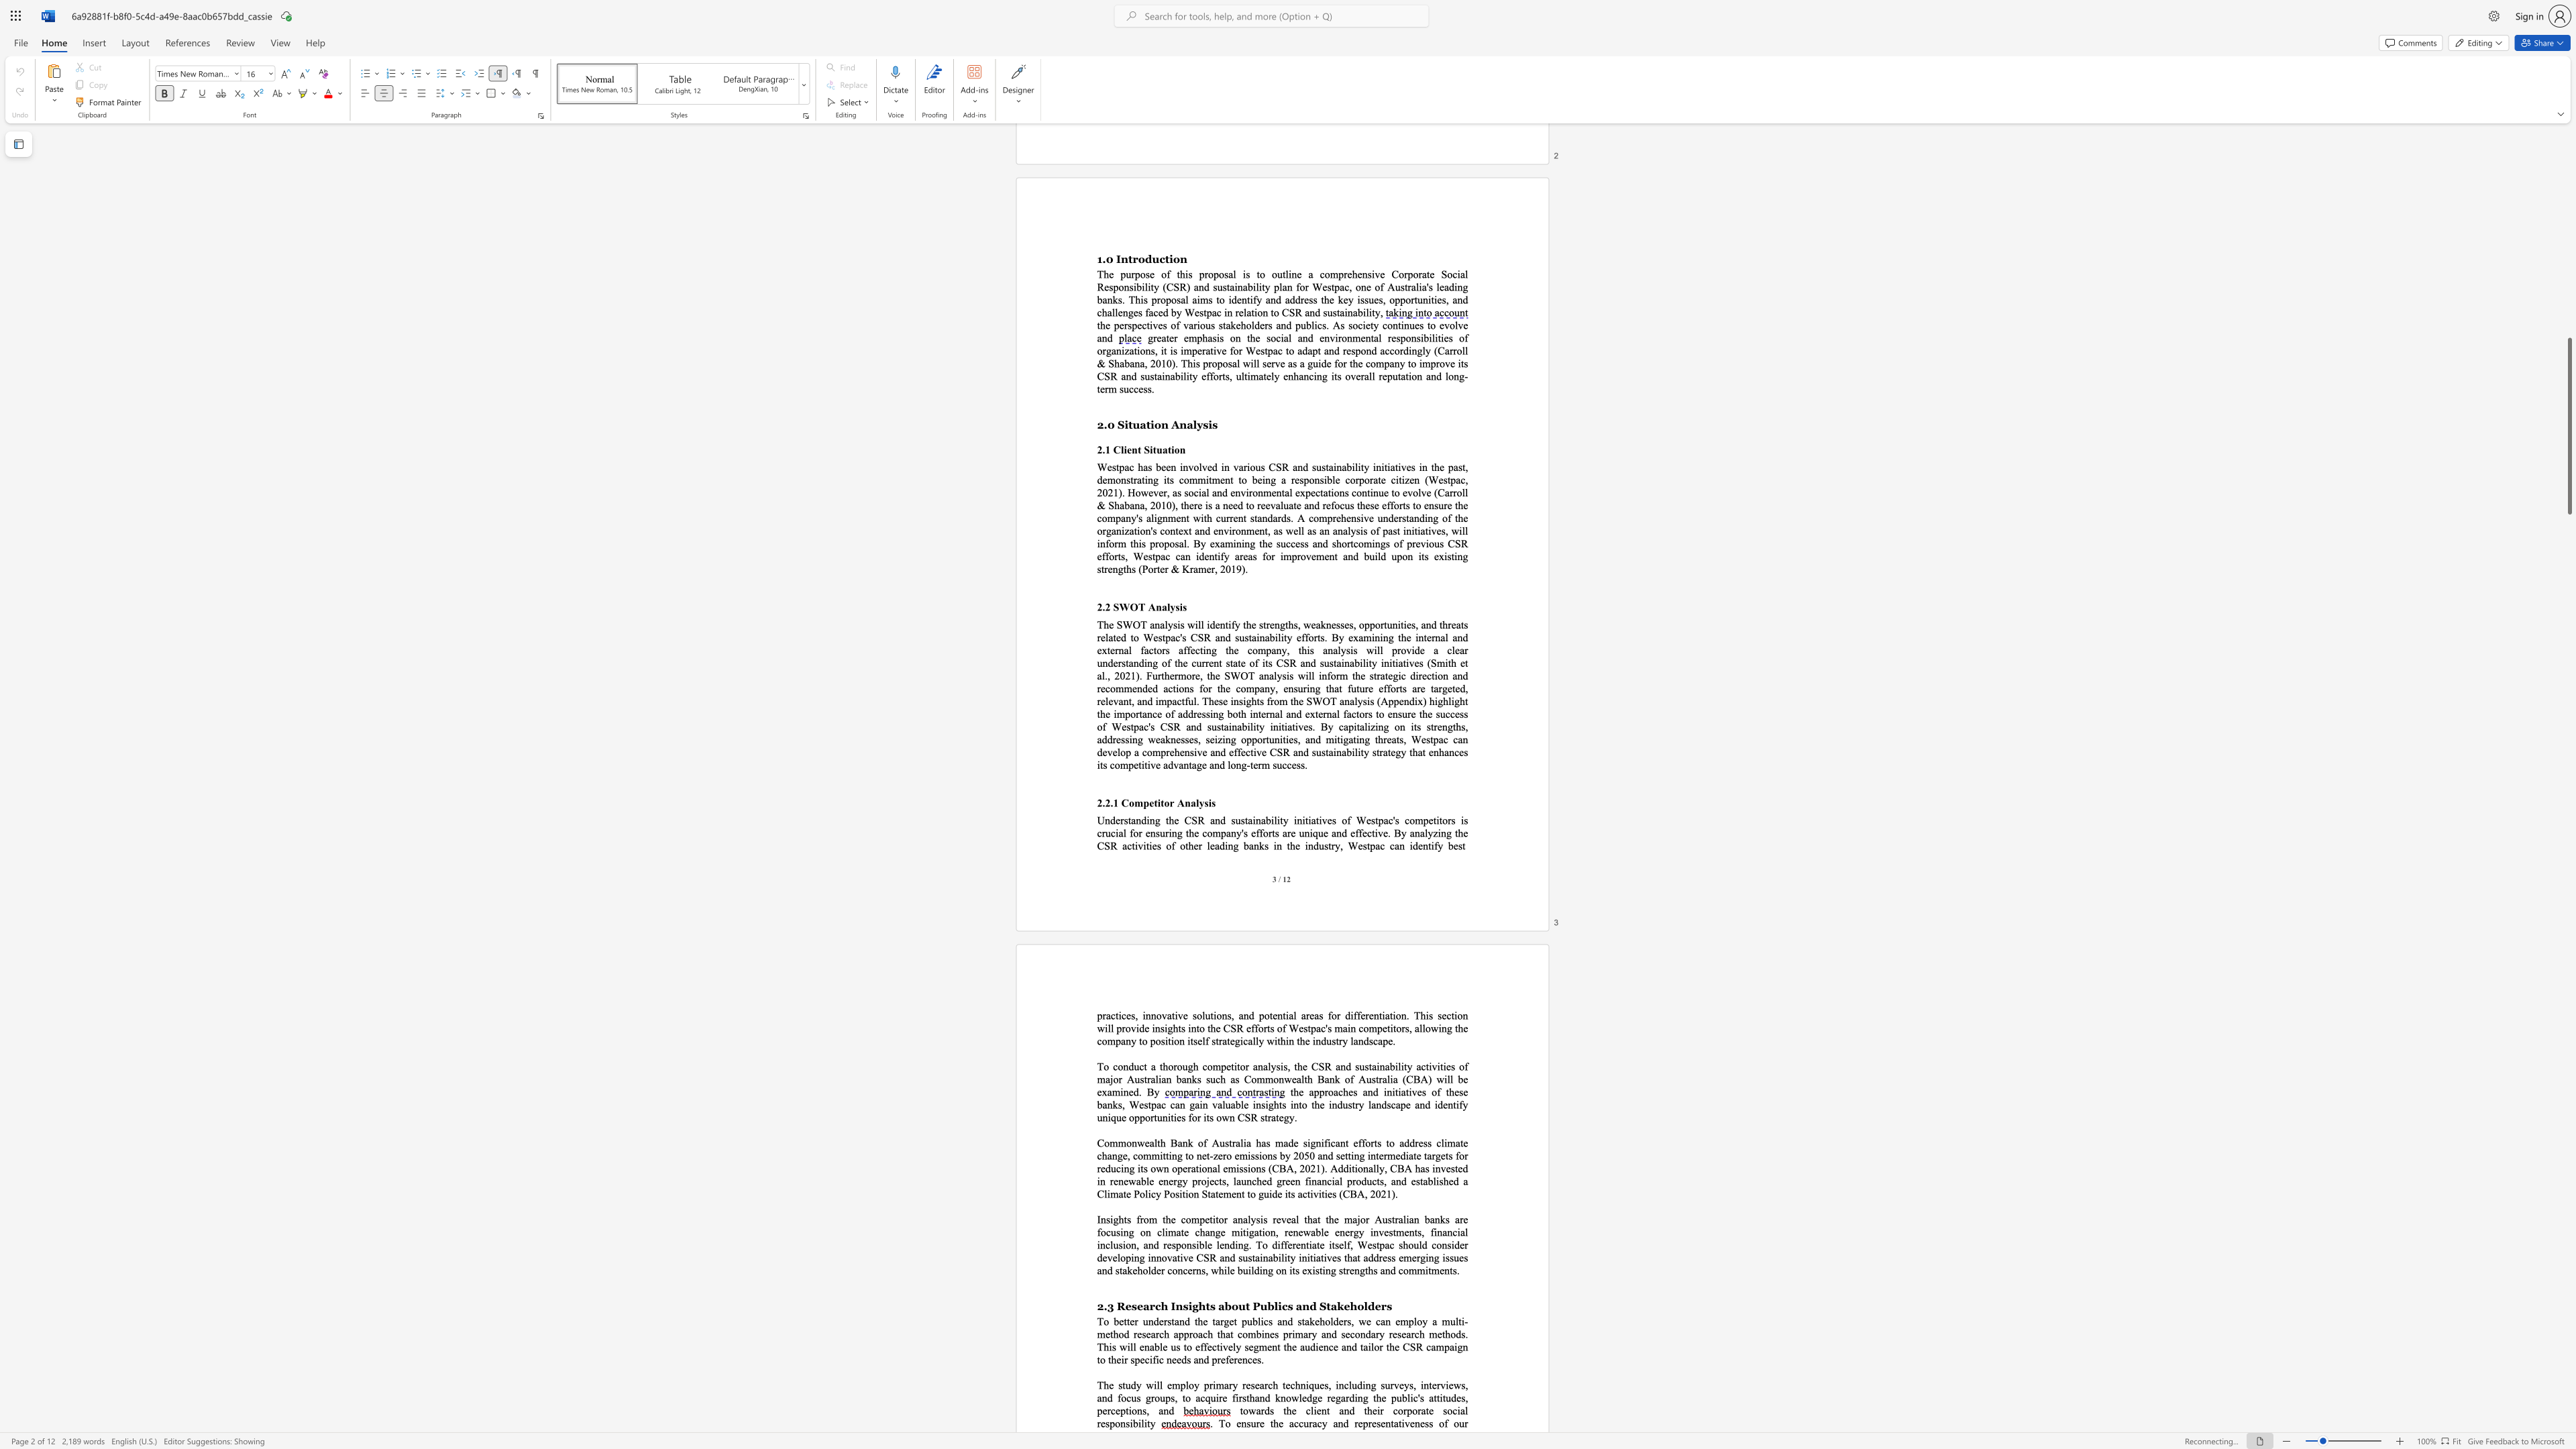 The height and width of the screenshot is (1449, 2576). I want to click on the 1th character "1" in the text, so click(1388, 1193).